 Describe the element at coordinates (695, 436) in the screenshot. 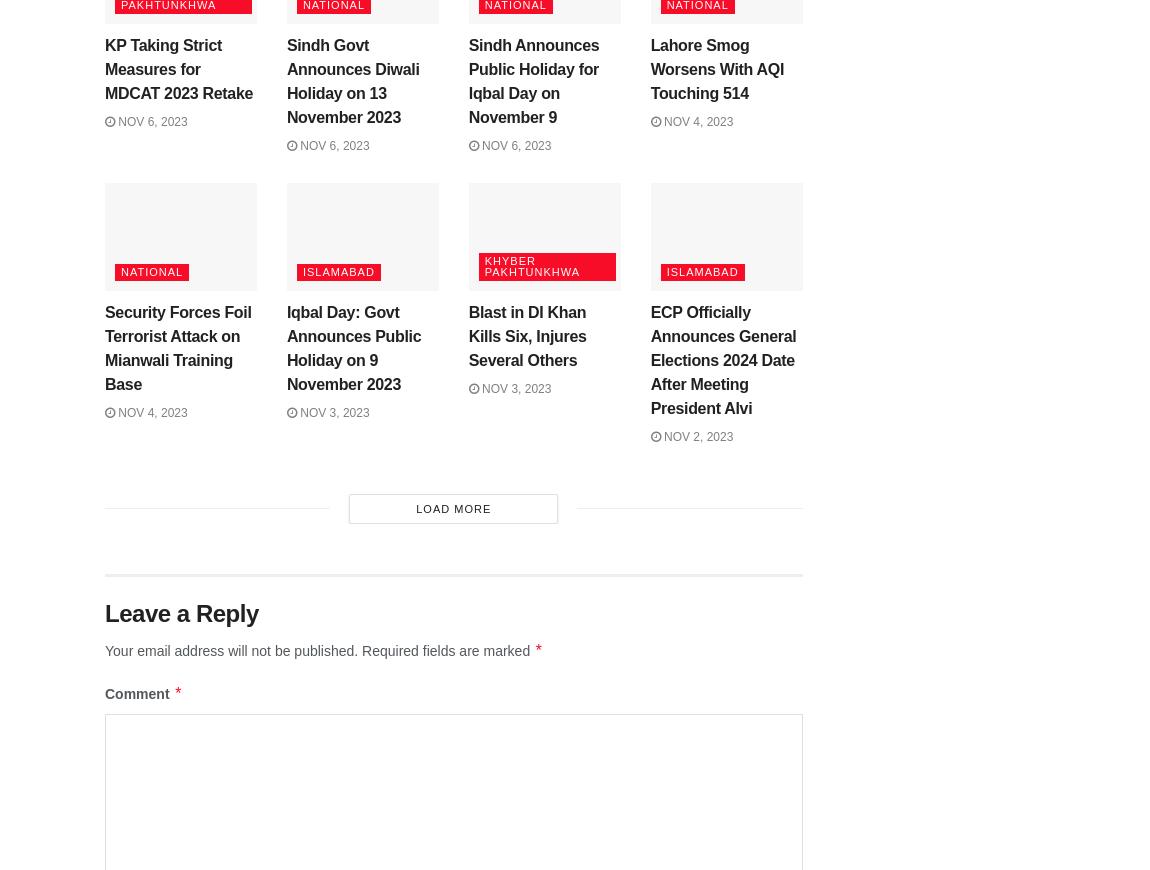

I see `'Nov 2, 2023'` at that location.